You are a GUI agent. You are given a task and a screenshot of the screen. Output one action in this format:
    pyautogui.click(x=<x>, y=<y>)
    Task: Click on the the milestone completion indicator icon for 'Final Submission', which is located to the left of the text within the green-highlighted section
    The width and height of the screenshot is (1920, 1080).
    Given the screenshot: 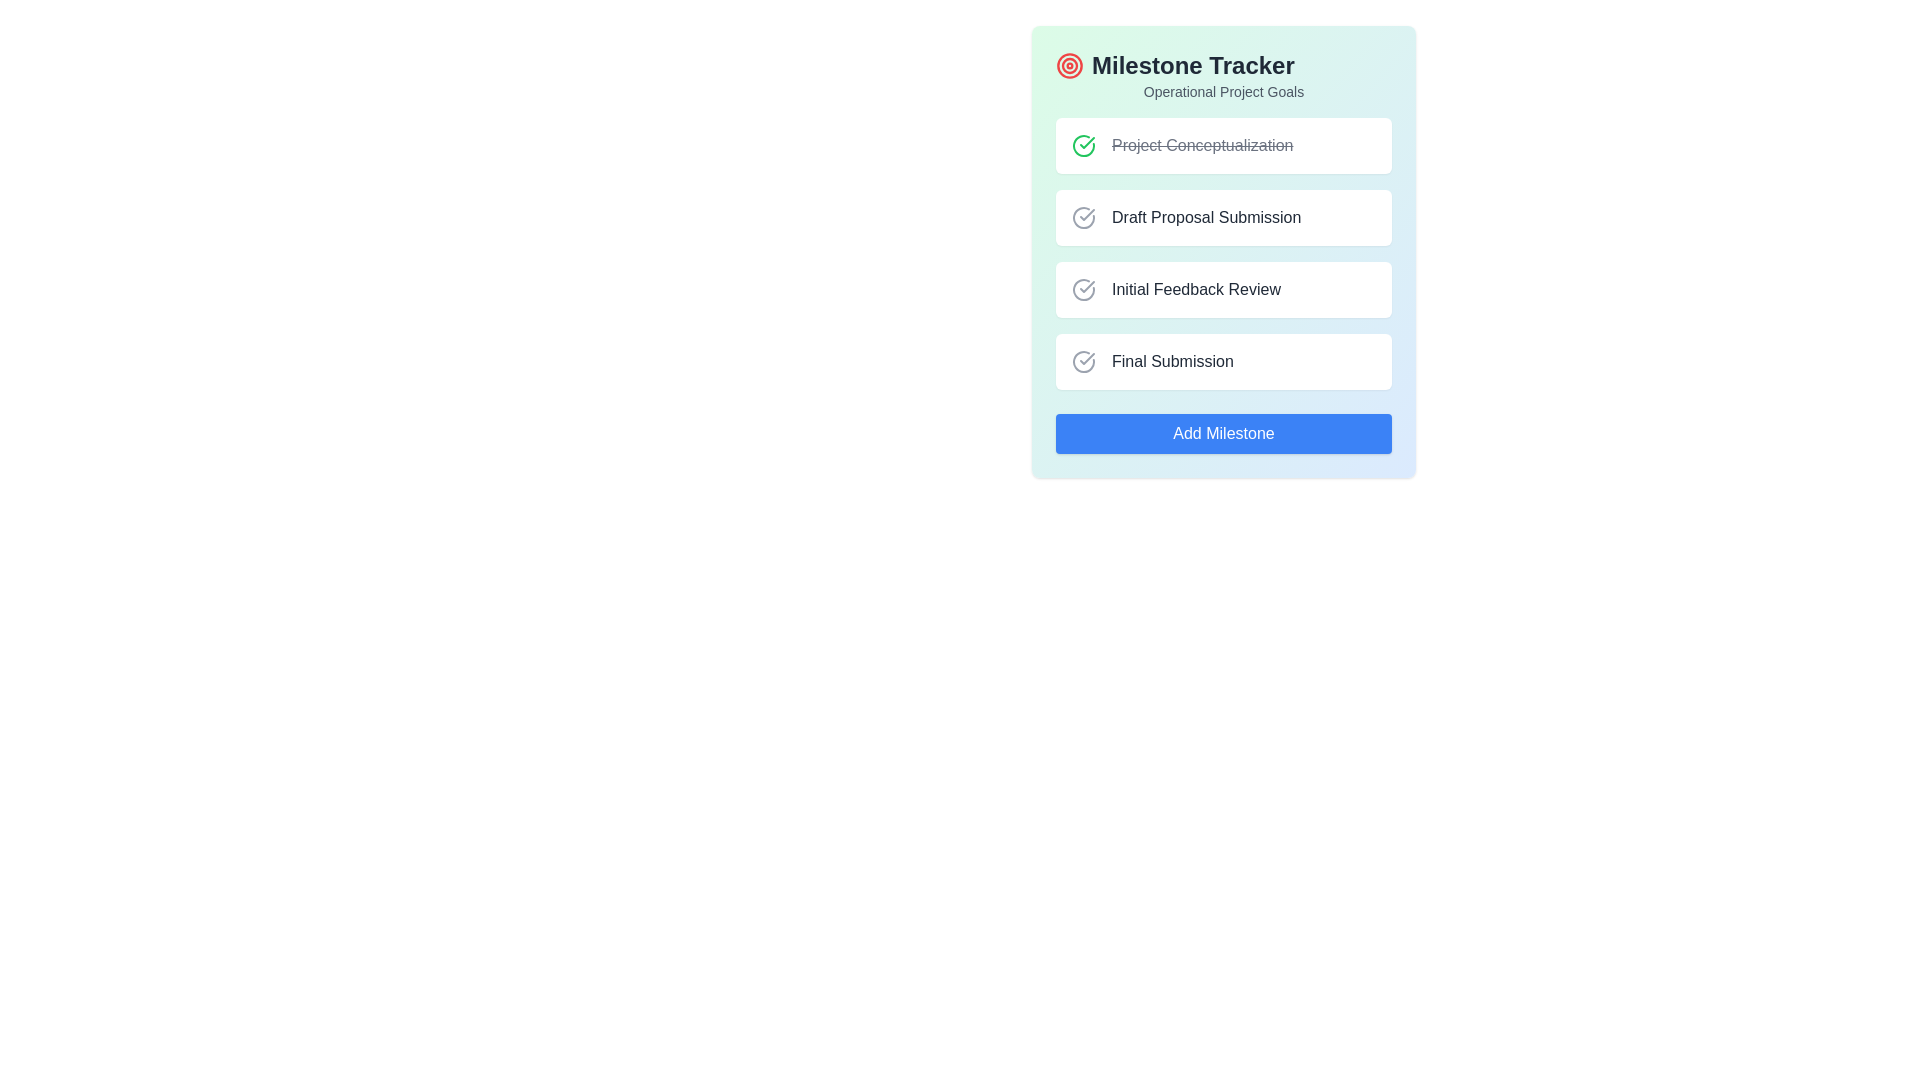 What is the action you would take?
    pyautogui.click(x=1083, y=362)
    